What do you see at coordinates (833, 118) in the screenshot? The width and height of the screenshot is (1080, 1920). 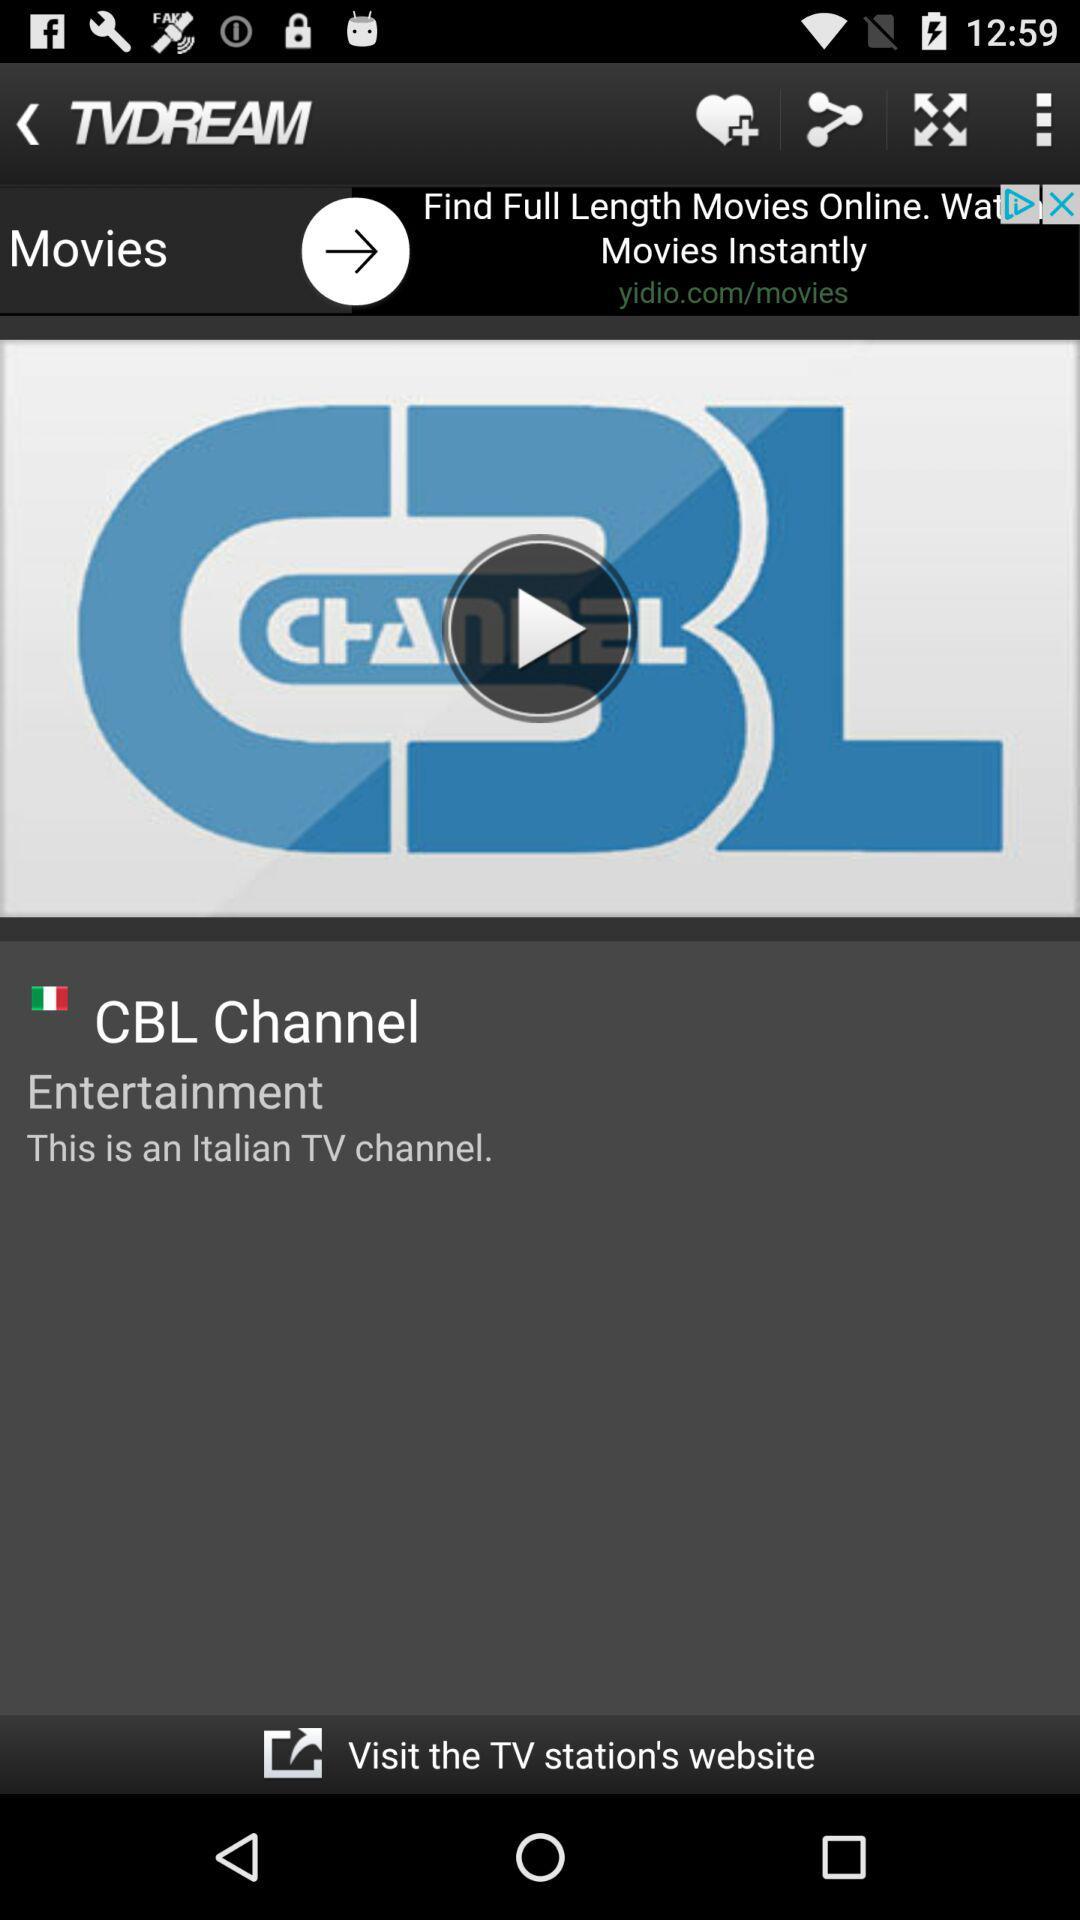 I see `share this application` at bounding box center [833, 118].